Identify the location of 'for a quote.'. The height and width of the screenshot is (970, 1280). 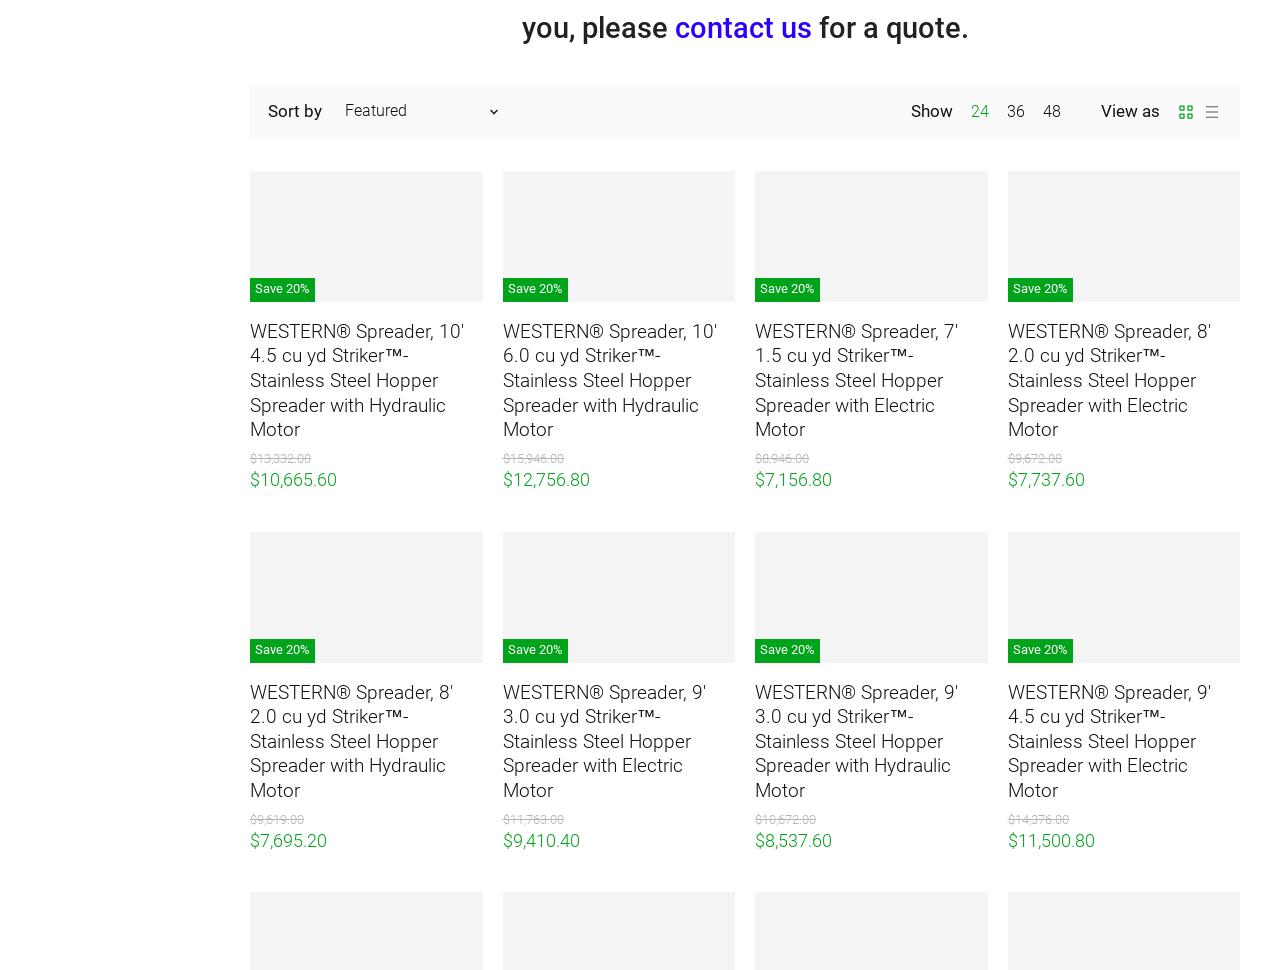
(888, 26).